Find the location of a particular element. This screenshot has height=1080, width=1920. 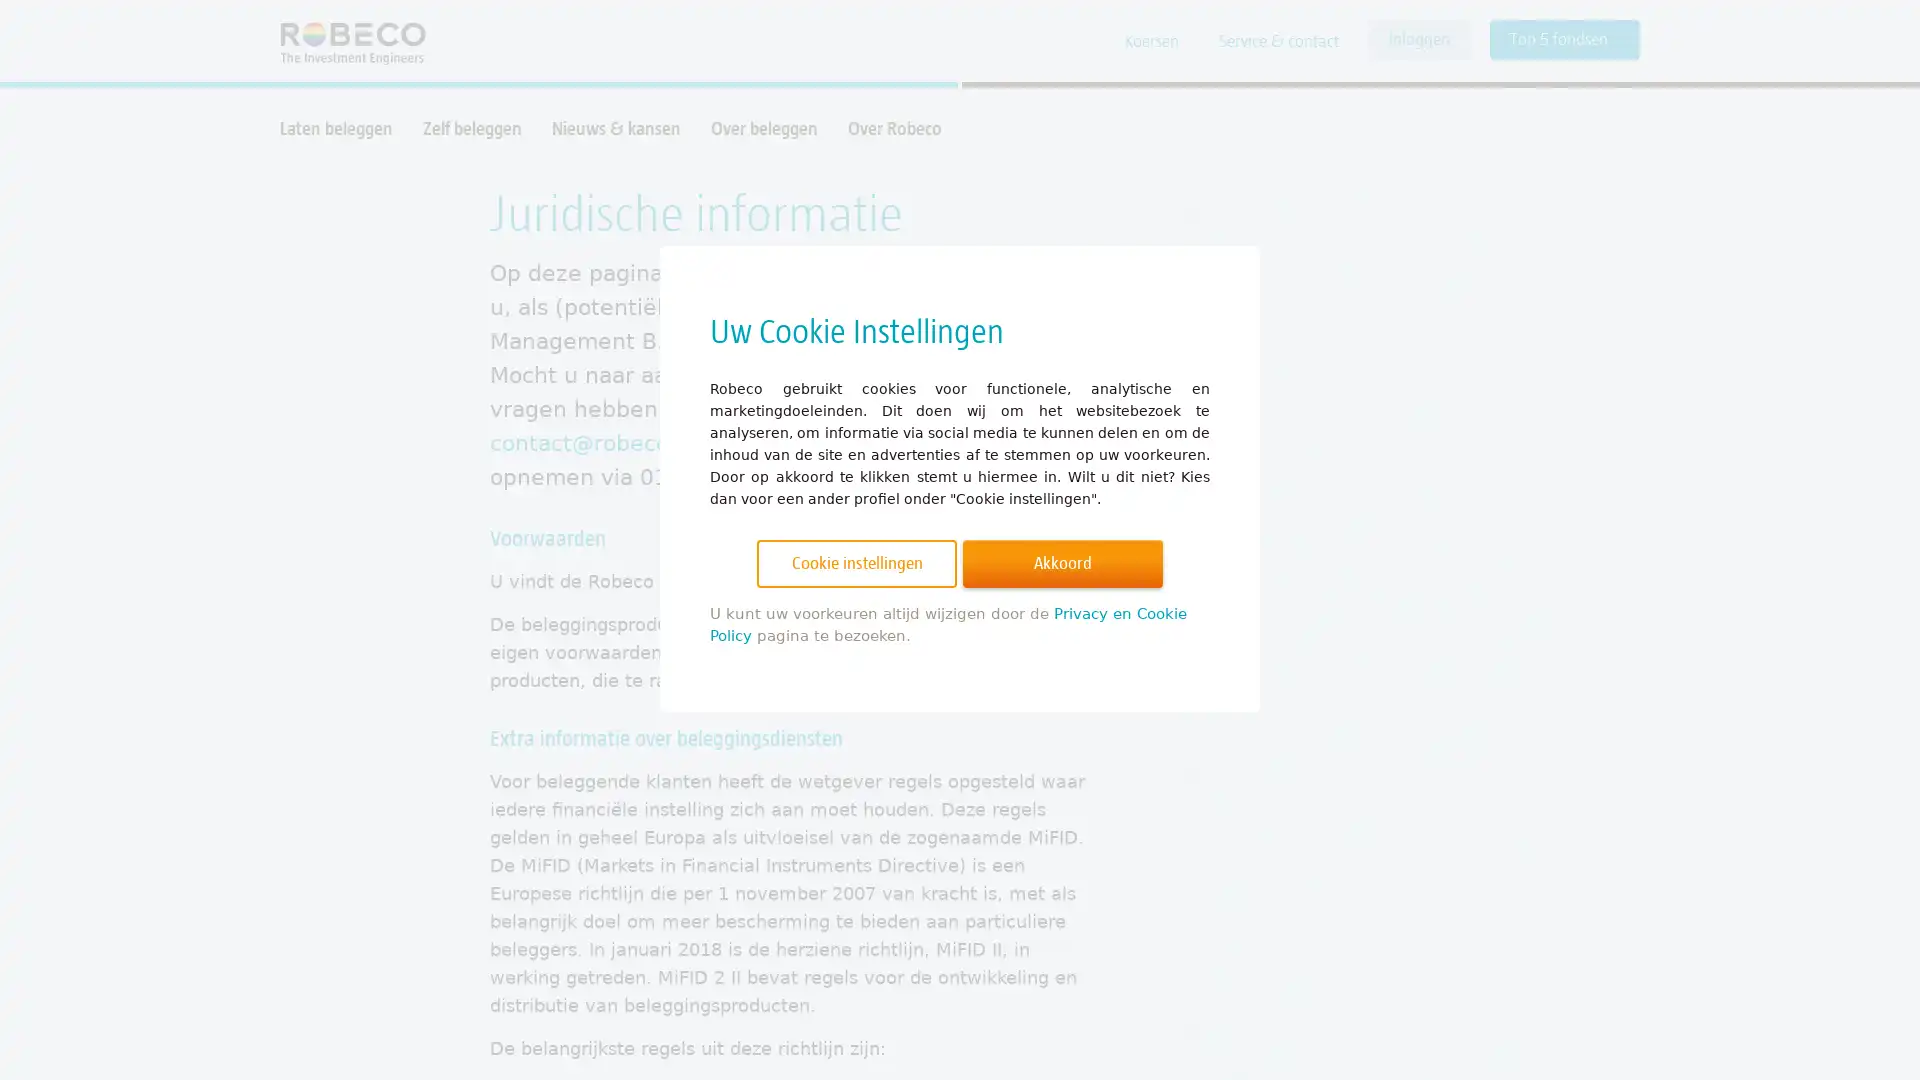

Laten beleggen is located at coordinates (336, 128).